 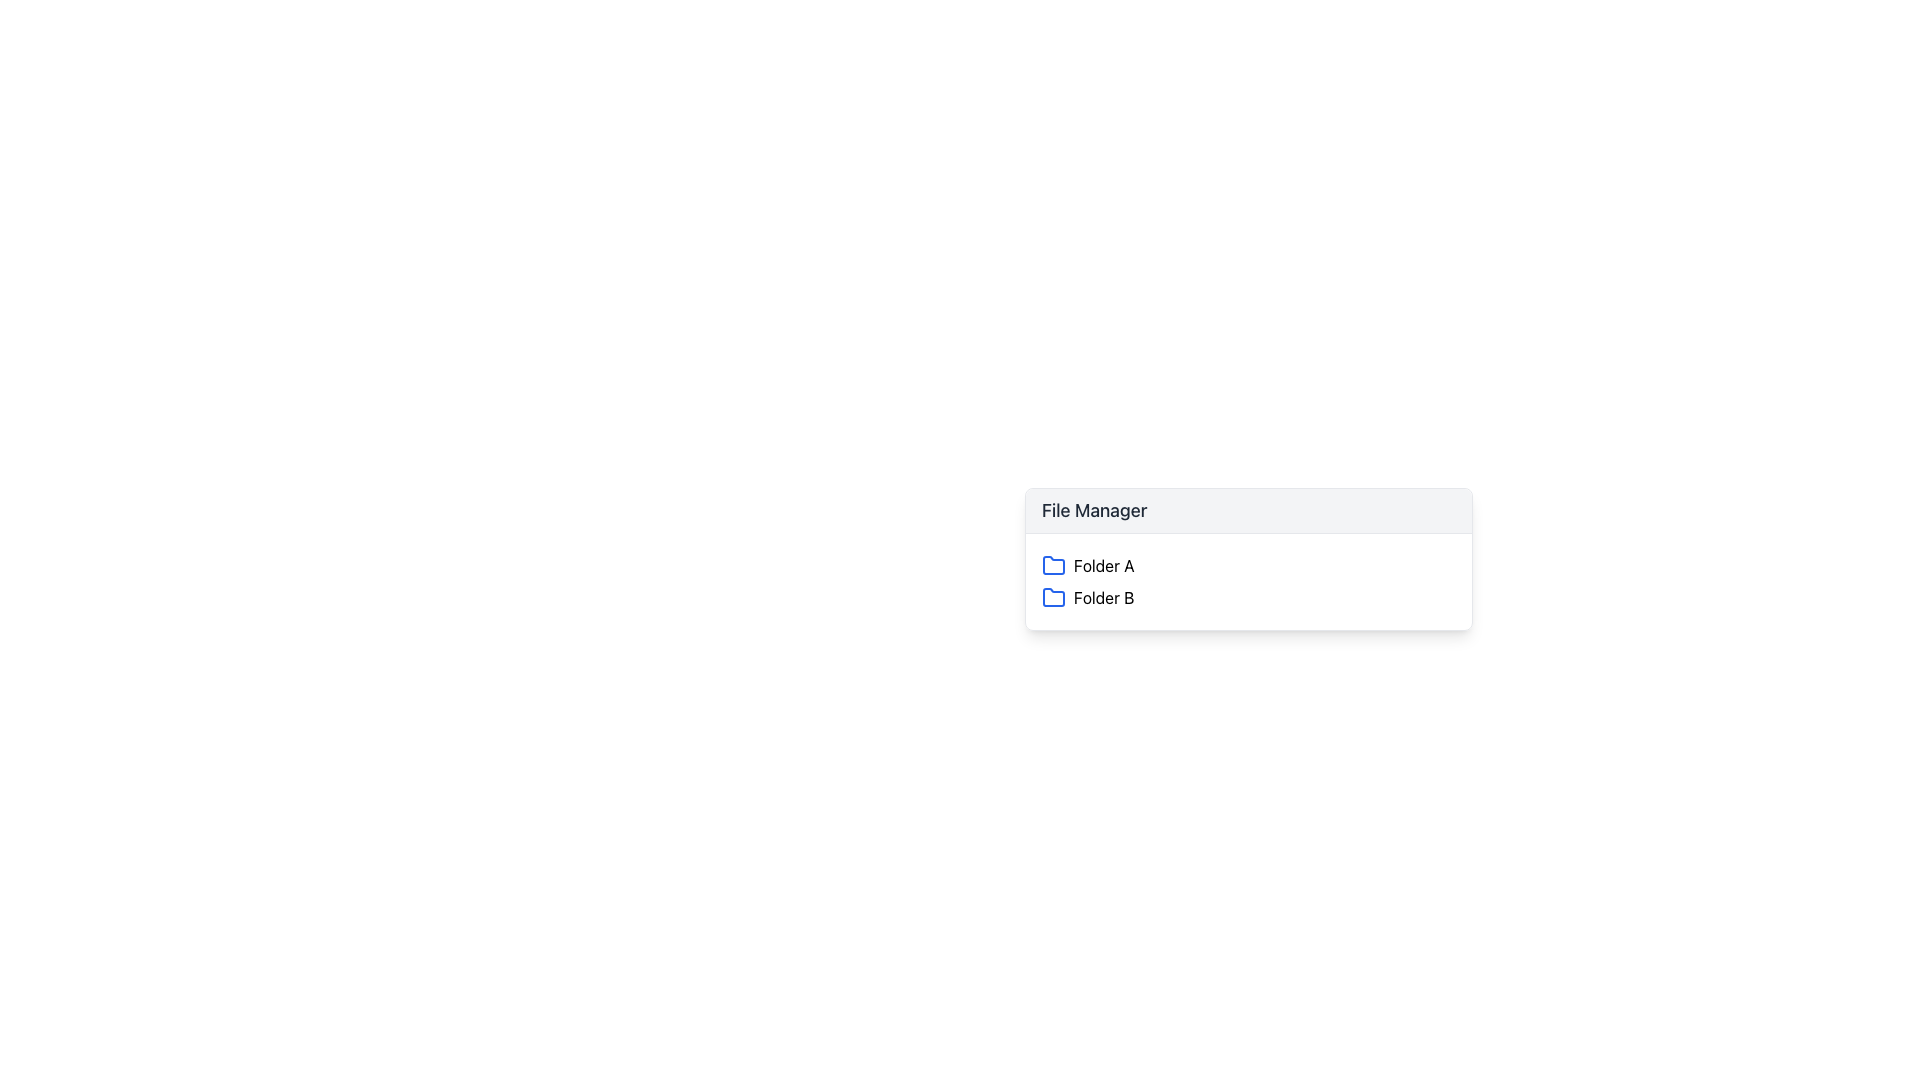 I want to click on the 'File Manager' text label, which is displayed in bold, dark gray font at the top of the card-like panel, so click(x=1093, y=509).